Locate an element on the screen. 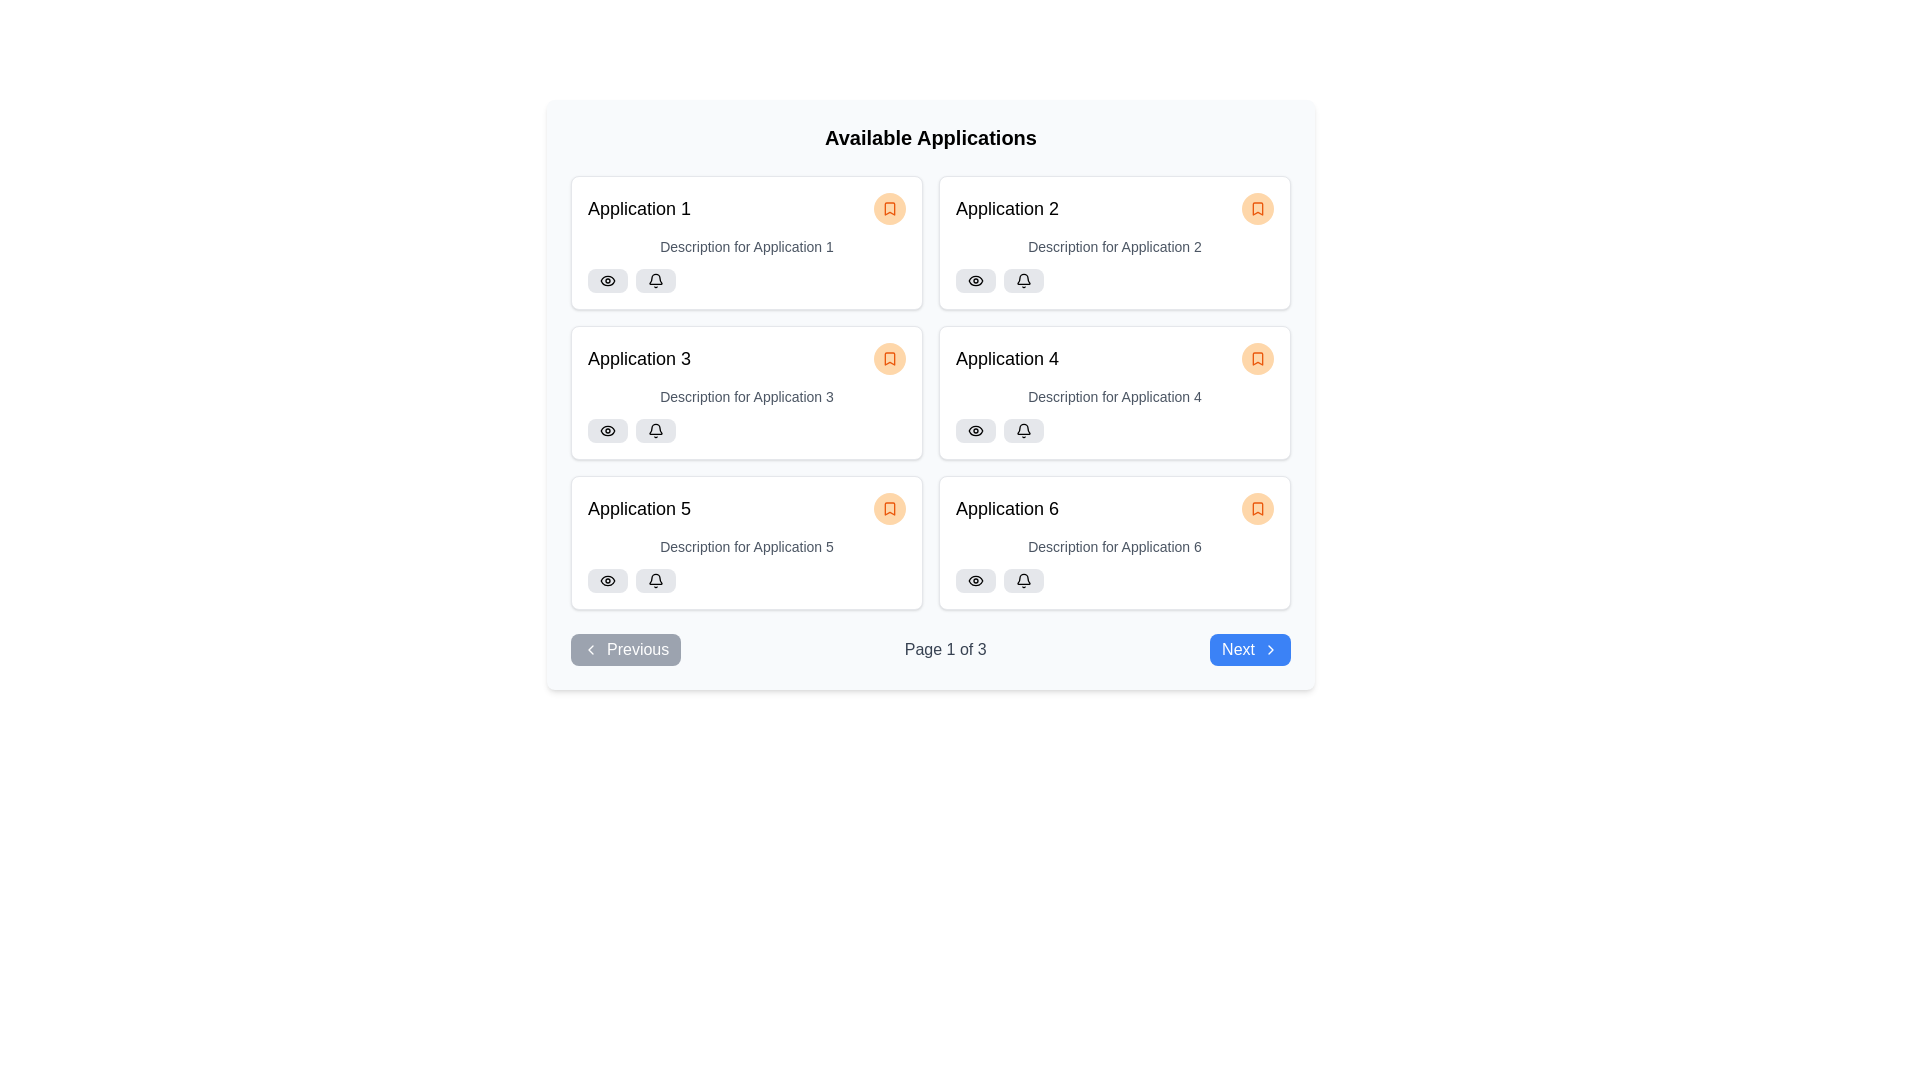 This screenshot has height=1080, width=1920. the Icon button located in the action section of the sixth application card, which is positioned to the left of the bell icon in the card's bottom-right corner action bar is located at coordinates (975, 581).